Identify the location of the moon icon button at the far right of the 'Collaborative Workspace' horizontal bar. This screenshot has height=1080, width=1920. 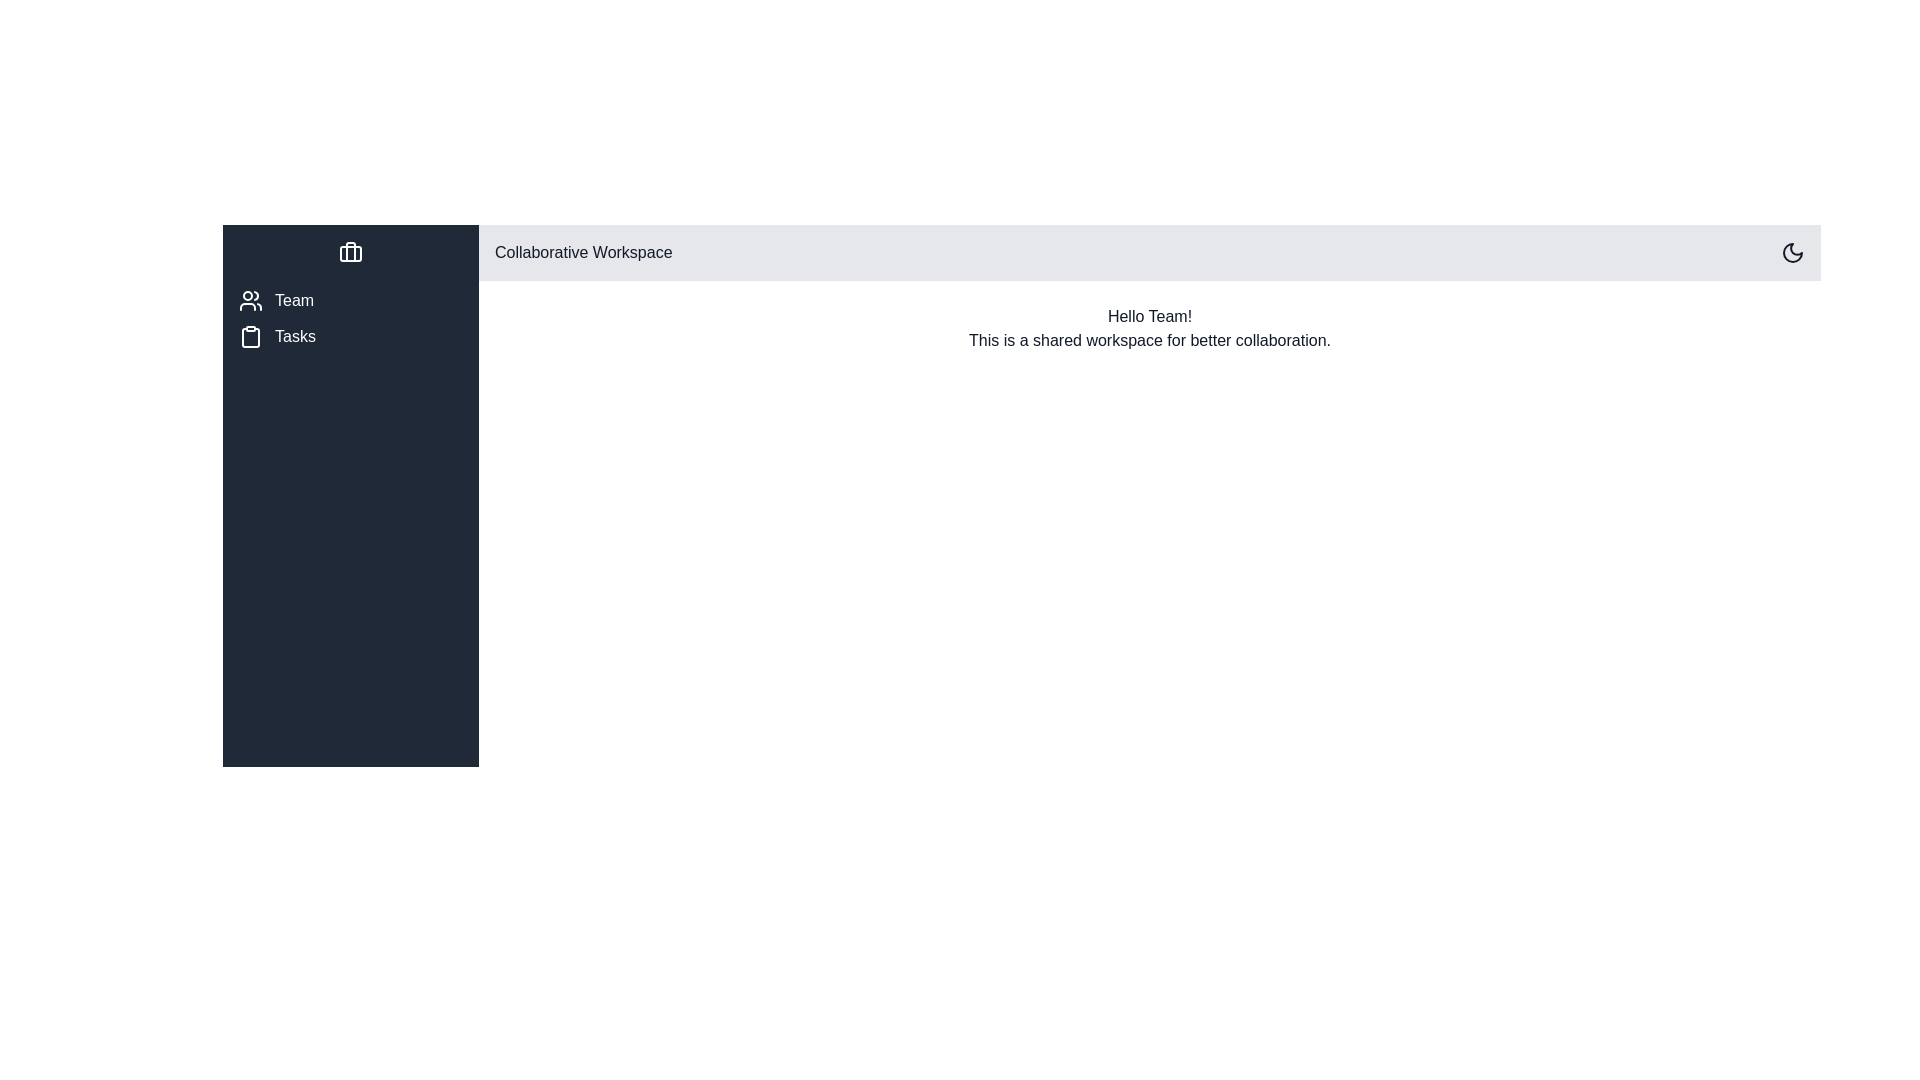
(1793, 252).